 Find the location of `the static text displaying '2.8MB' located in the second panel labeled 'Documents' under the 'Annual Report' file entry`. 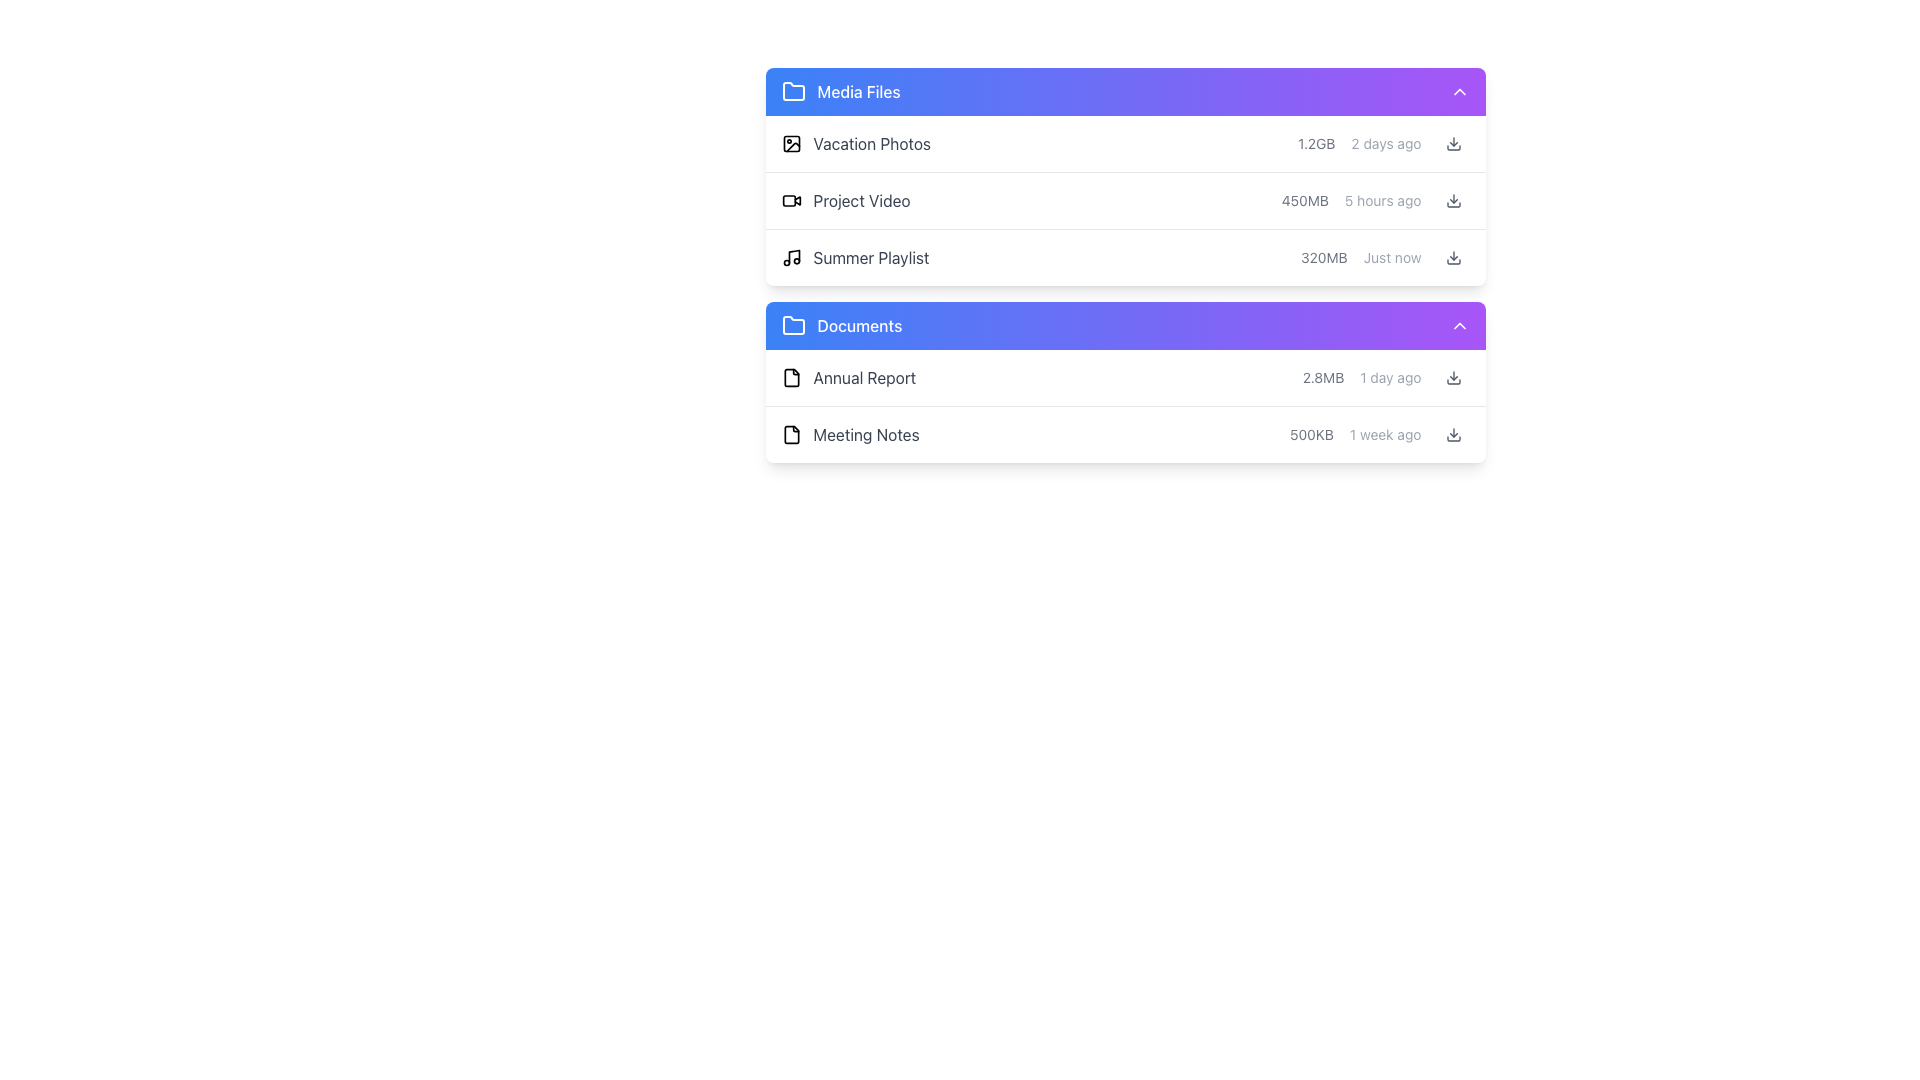

the static text displaying '2.8MB' located in the second panel labeled 'Documents' under the 'Annual Report' file entry is located at coordinates (1323, 378).